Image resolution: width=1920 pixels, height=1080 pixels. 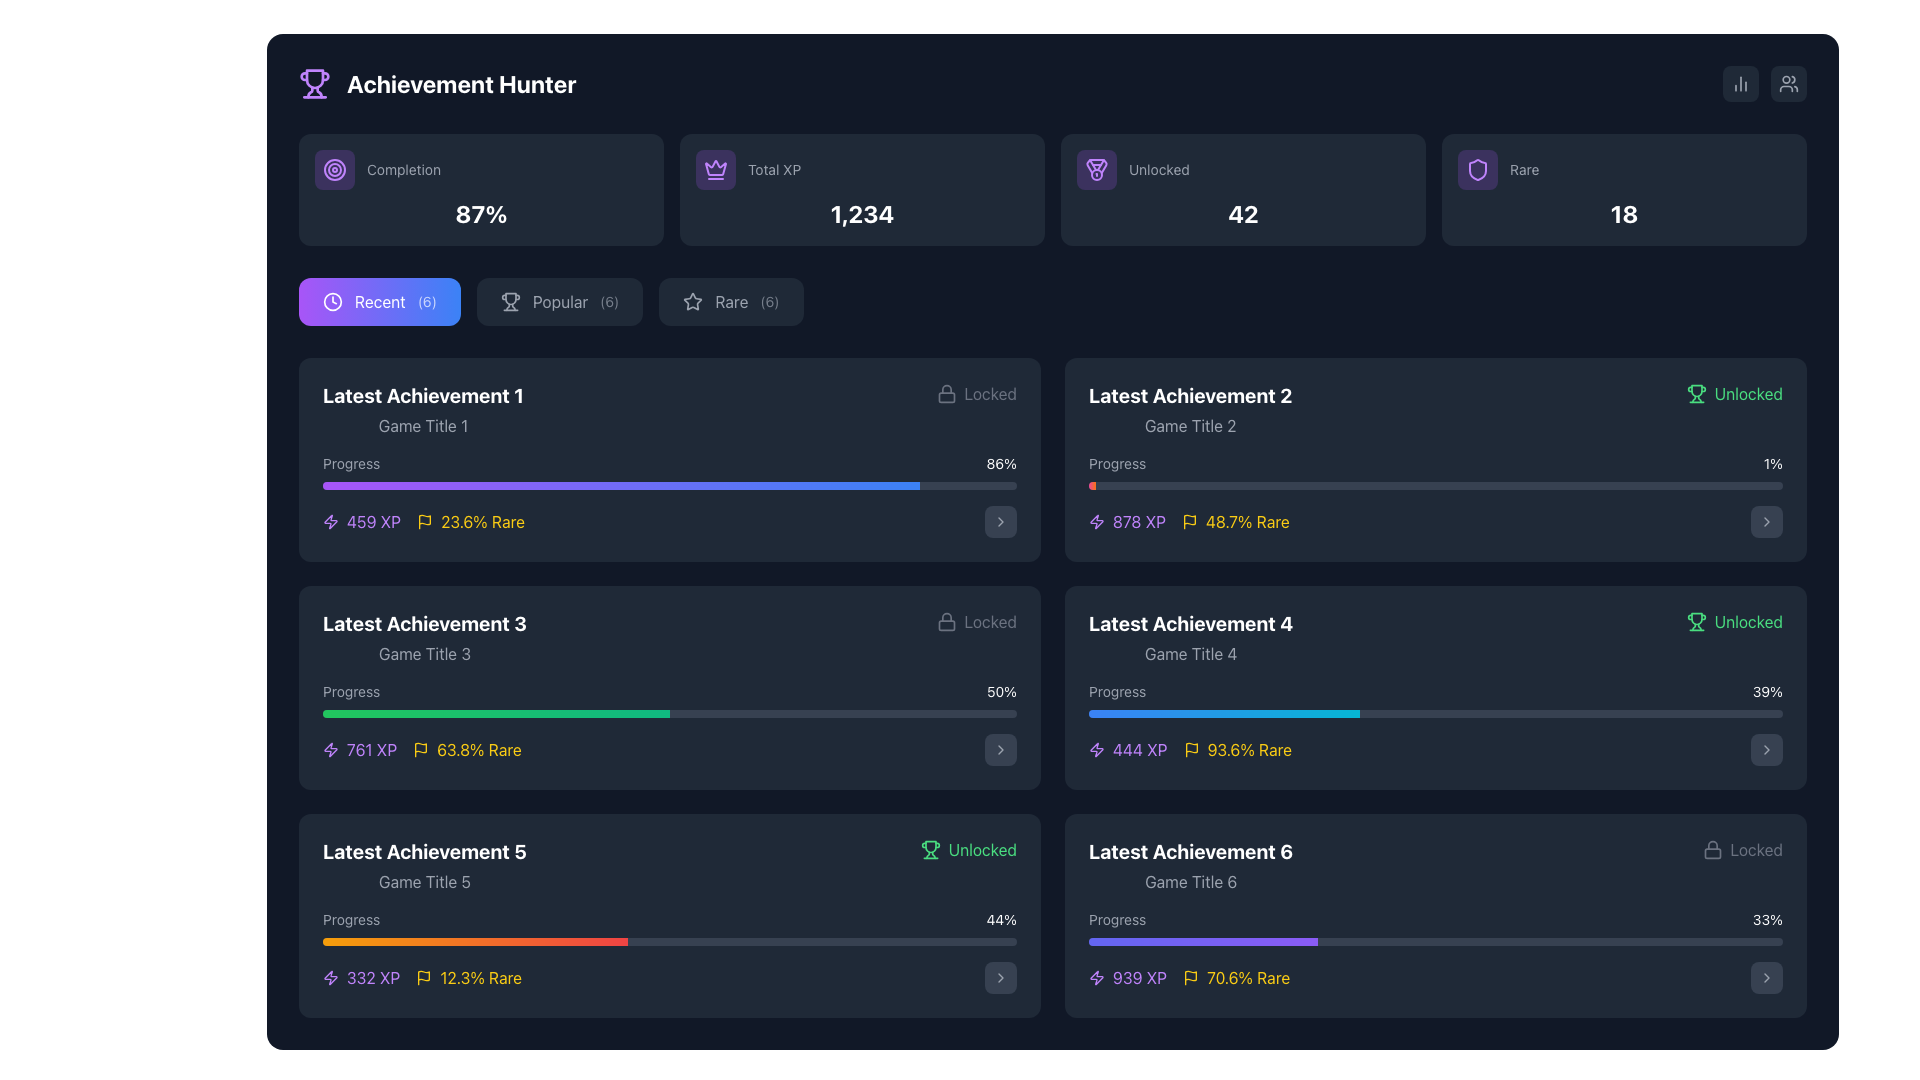 What do you see at coordinates (670, 637) in the screenshot?
I see `the content of the Text Header with Status Indicator displaying 'Latest Achievement 3' and 'Game Title 3', located in the second column of the second row of the grid` at bounding box center [670, 637].